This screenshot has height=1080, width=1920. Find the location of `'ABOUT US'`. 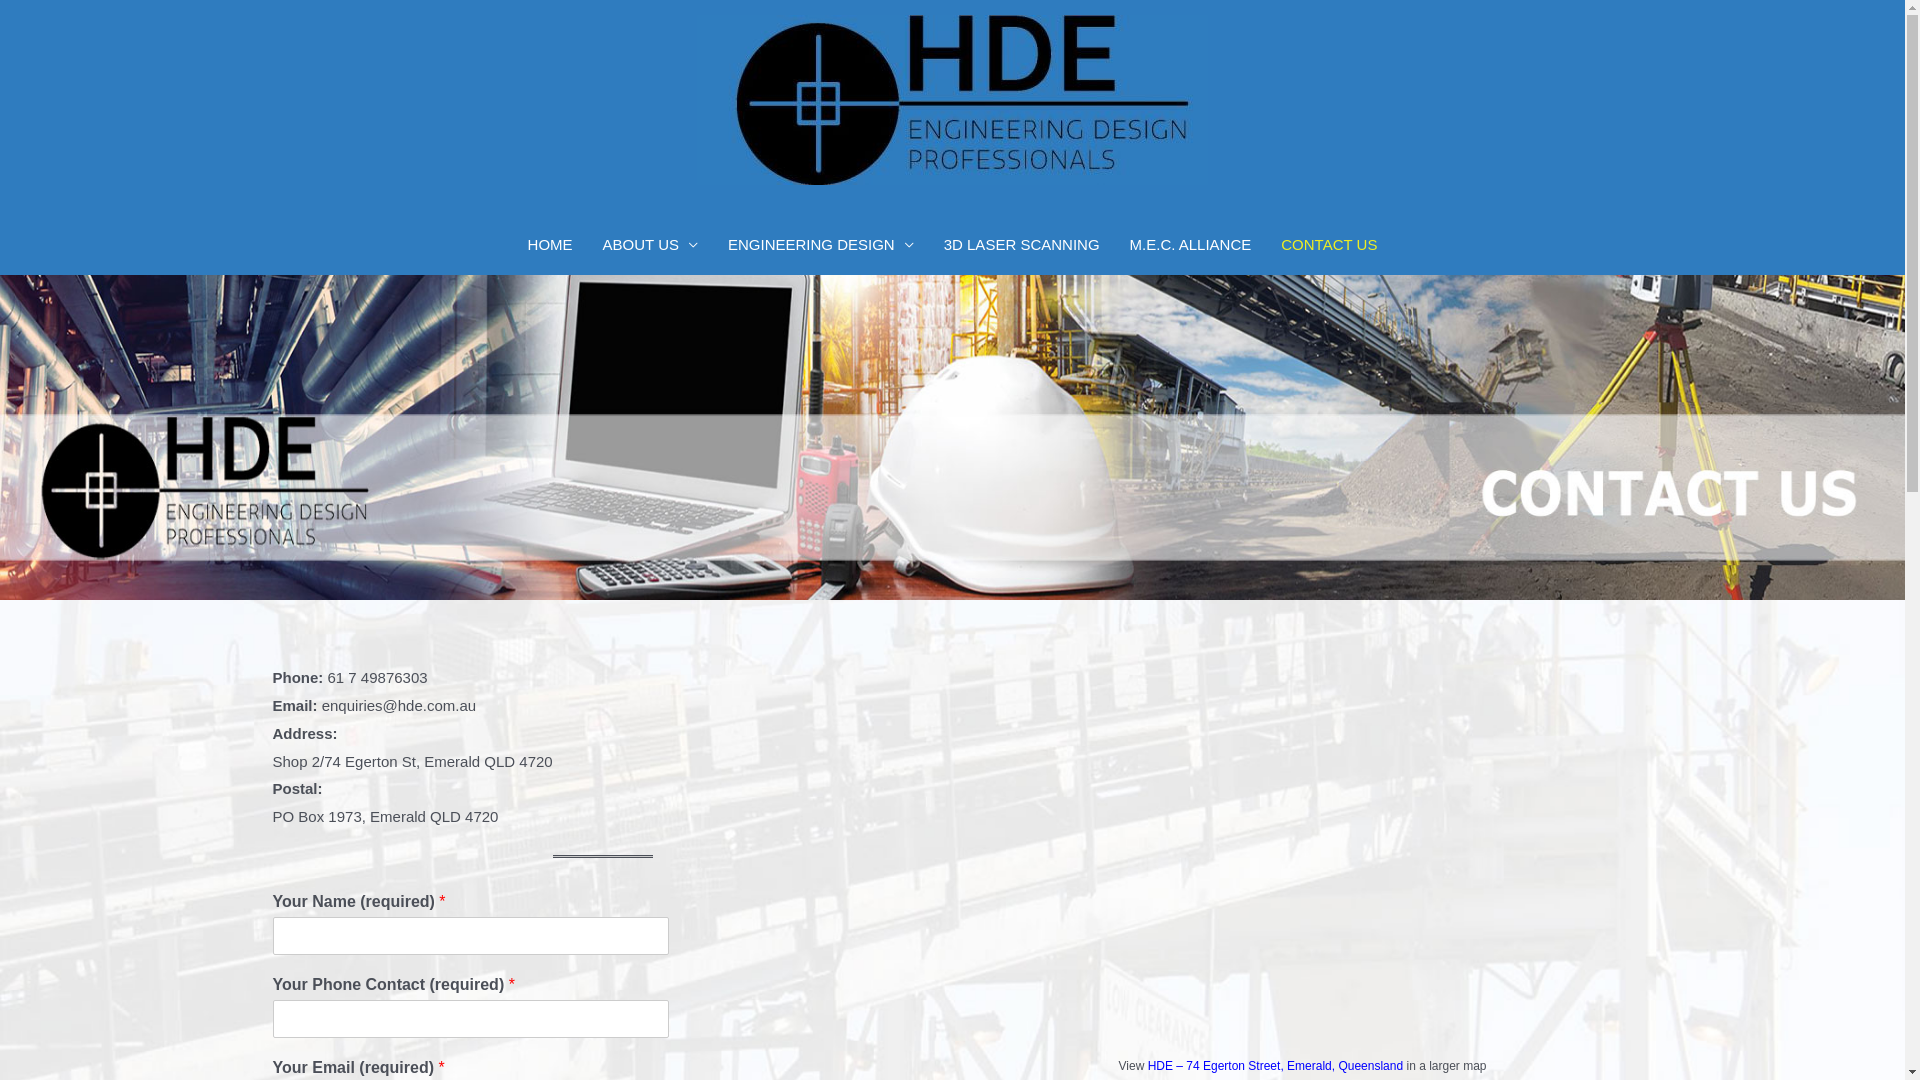

'ABOUT US' is located at coordinates (587, 244).